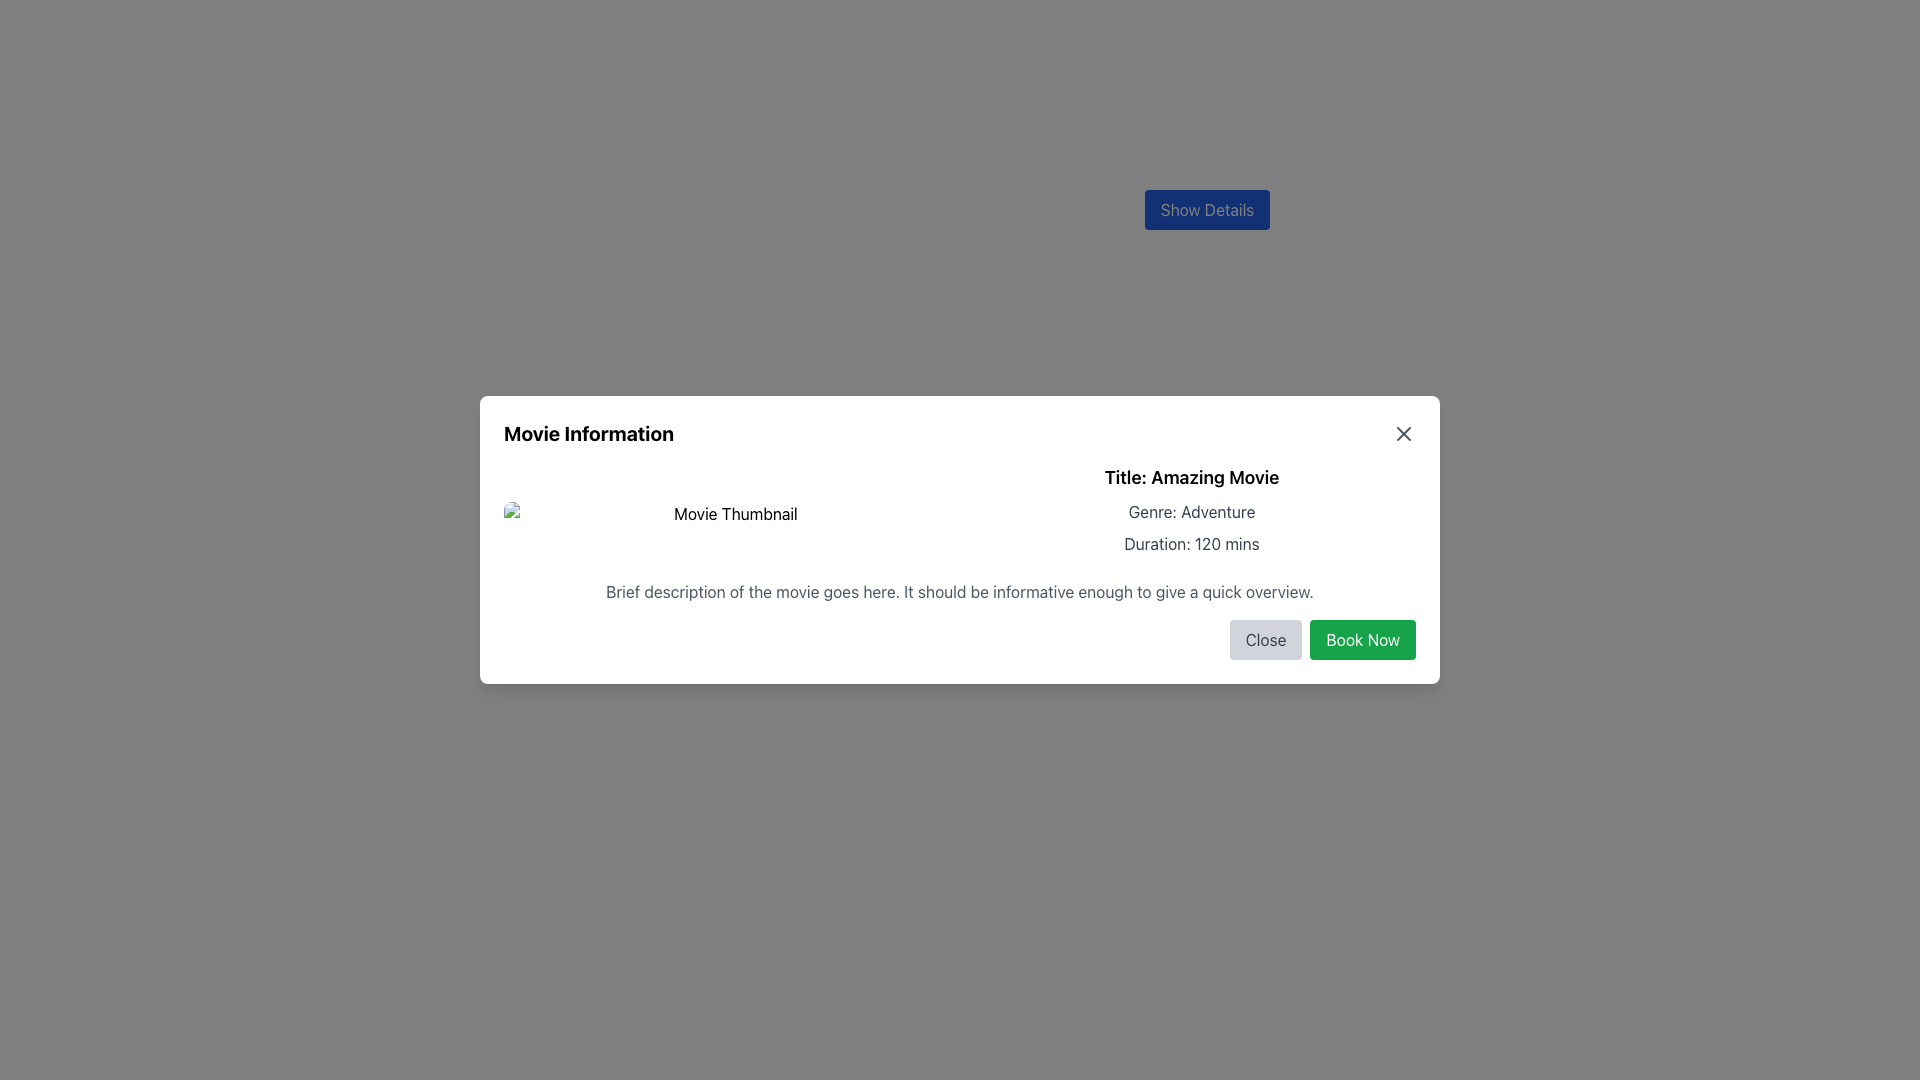  What do you see at coordinates (960, 590) in the screenshot?
I see `the text paragraph element styled in gray, located centrally within the modal, directly below the movie attributes and above the action buttons` at bounding box center [960, 590].